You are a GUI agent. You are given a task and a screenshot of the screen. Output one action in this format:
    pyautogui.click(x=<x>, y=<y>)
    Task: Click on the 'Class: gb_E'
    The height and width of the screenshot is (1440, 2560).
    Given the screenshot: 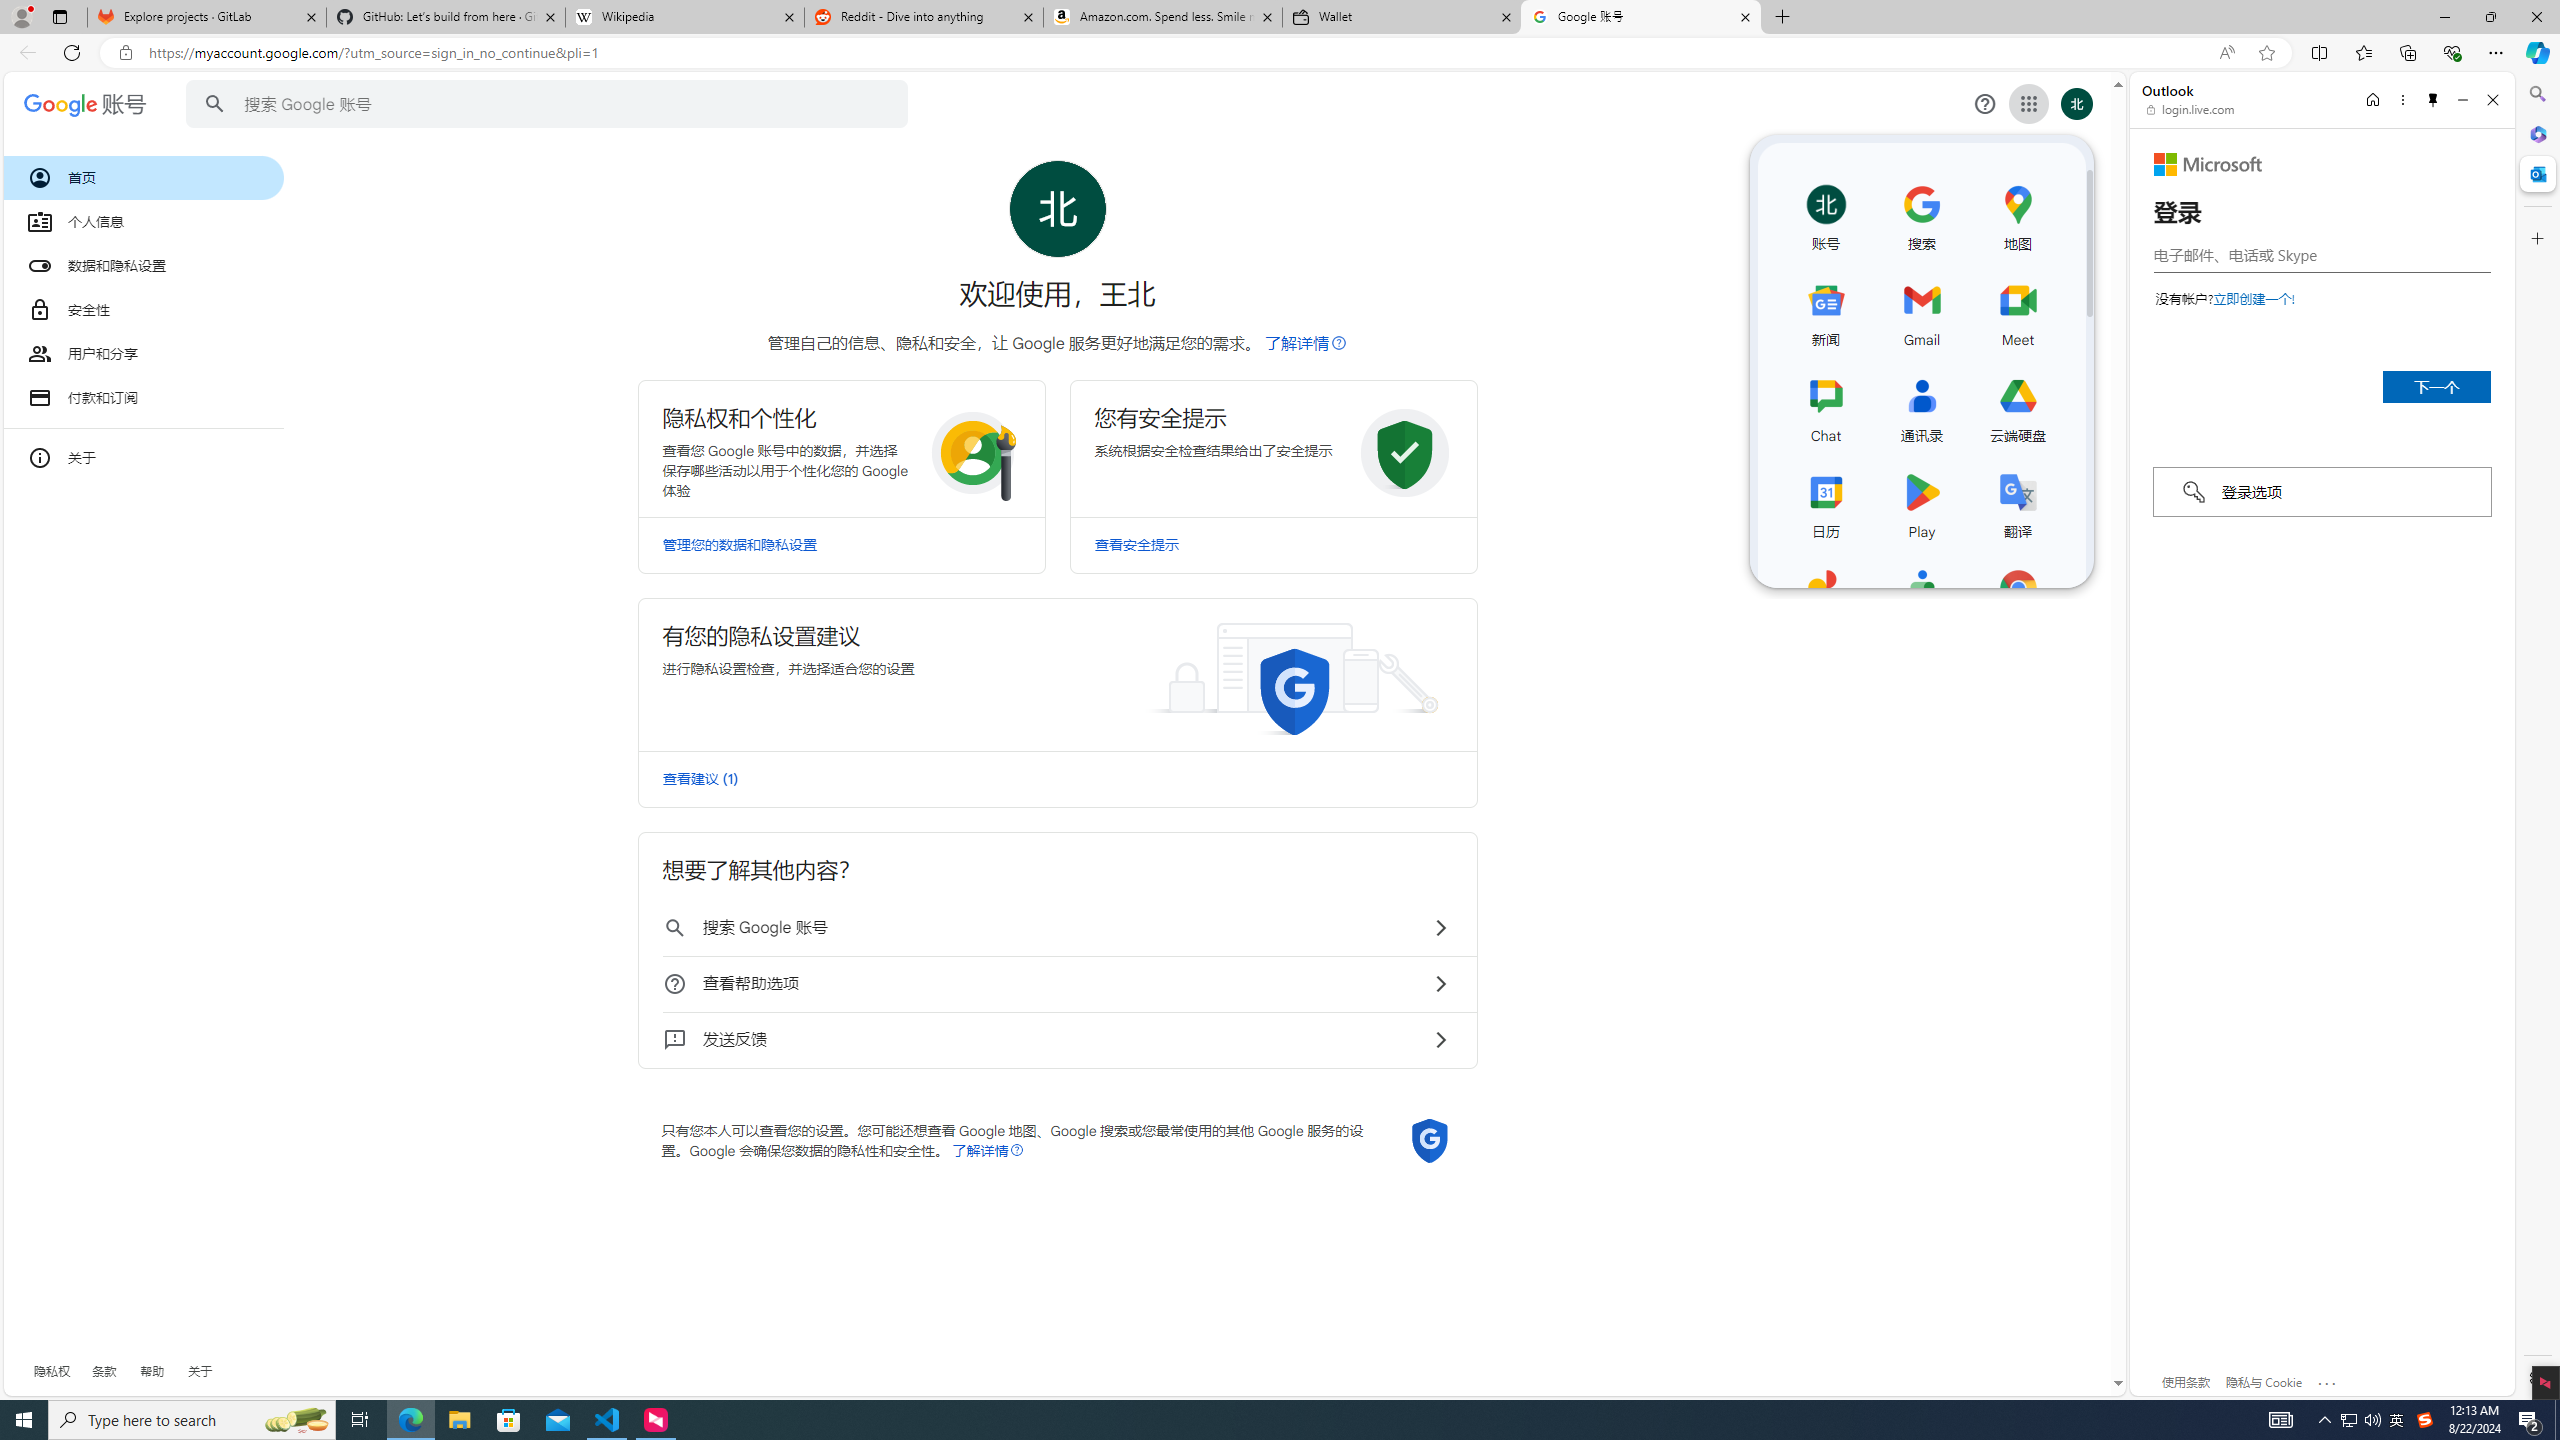 What is the action you would take?
    pyautogui.click(x=2027, y=103)
    